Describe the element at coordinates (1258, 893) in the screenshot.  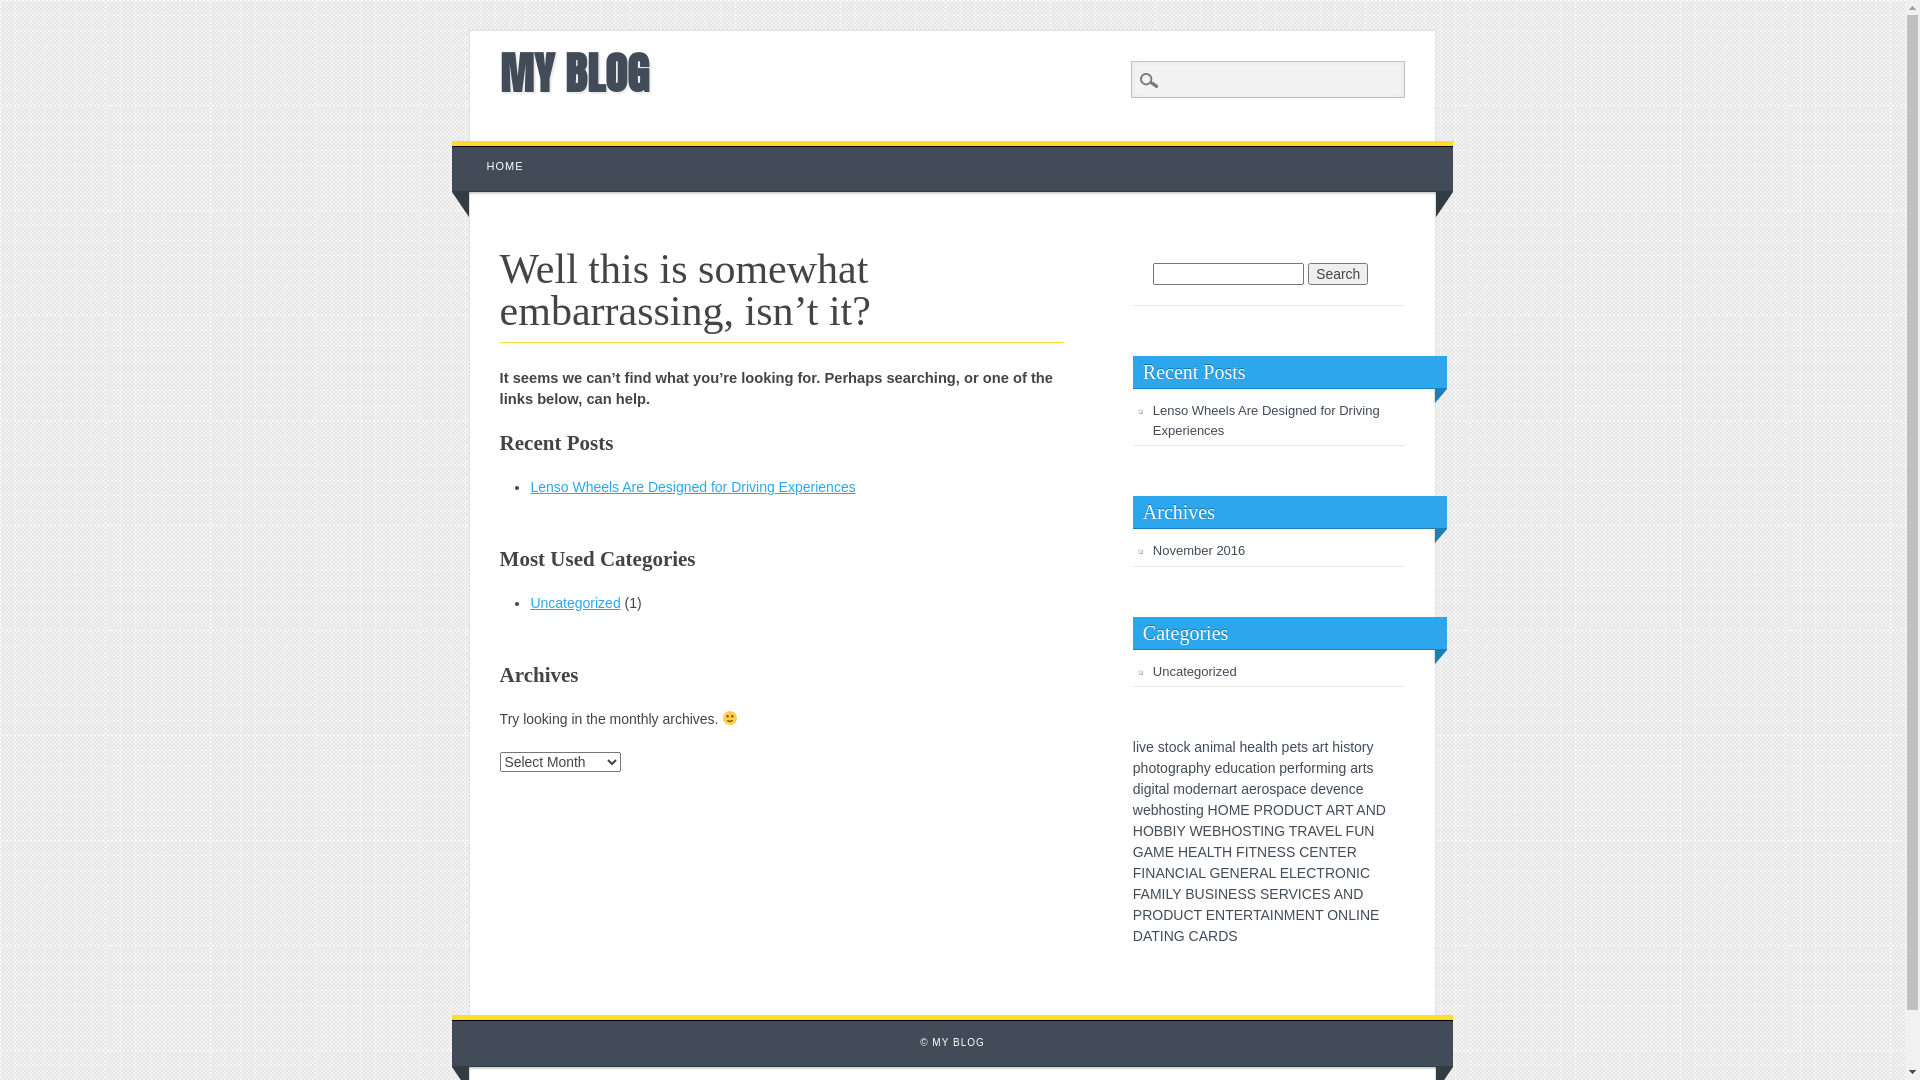
I see `'S'` at that location.